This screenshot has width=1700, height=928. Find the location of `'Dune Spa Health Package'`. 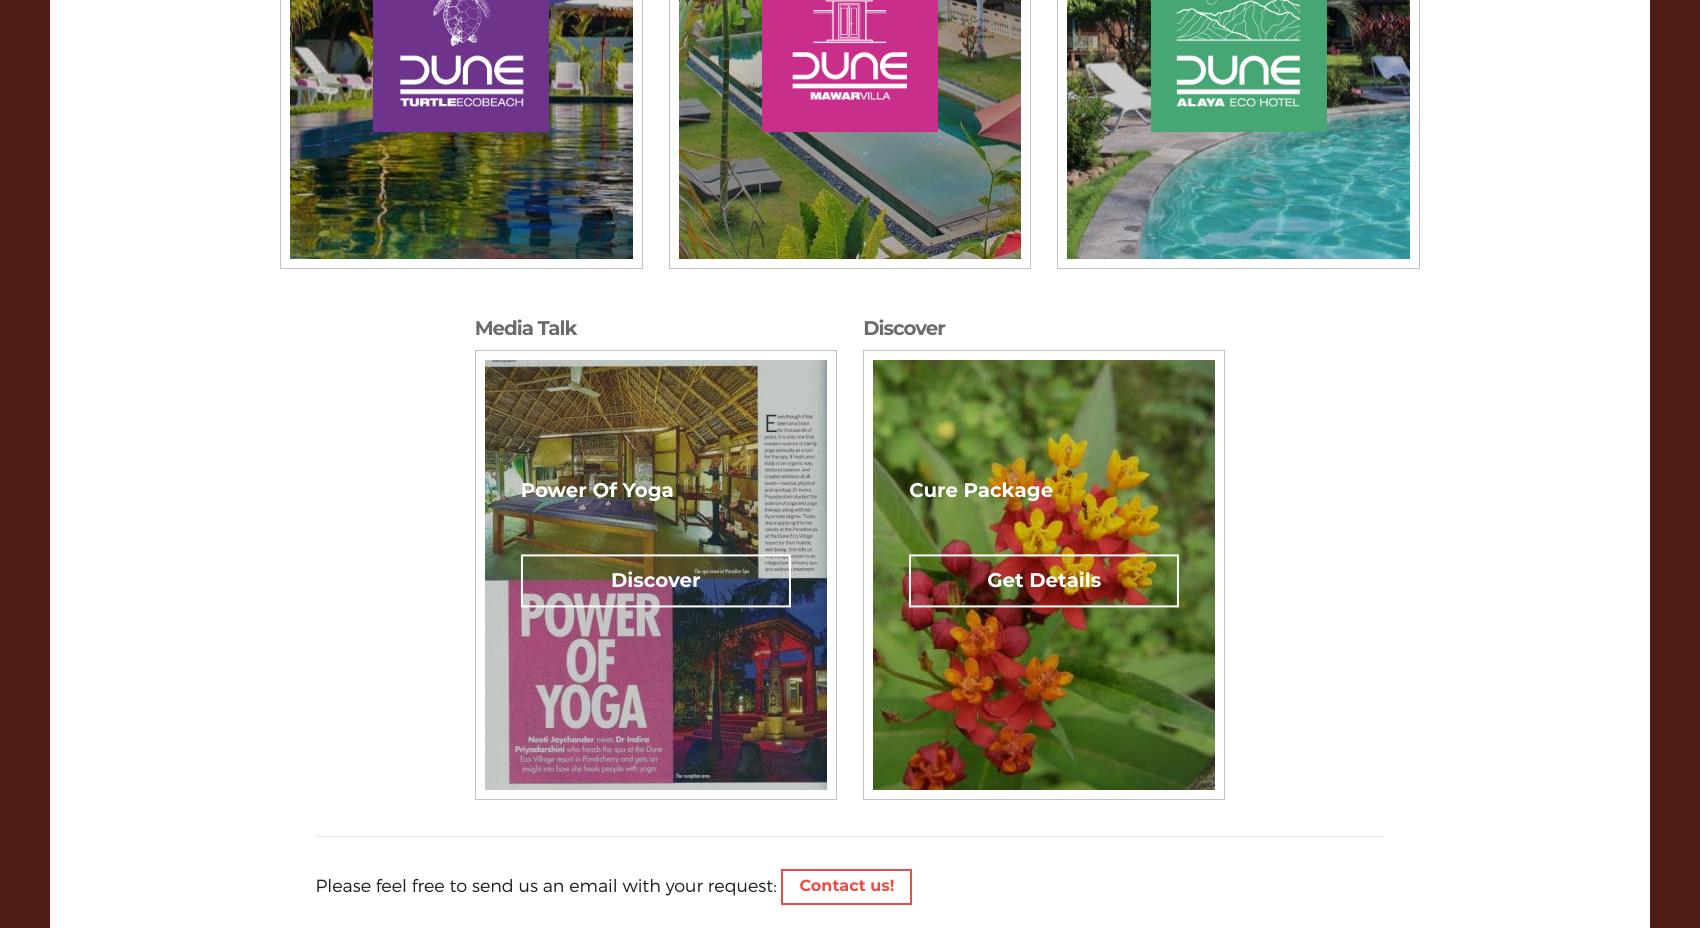

'Dune Spa Health Package' is located at coordinates (1118, 764).